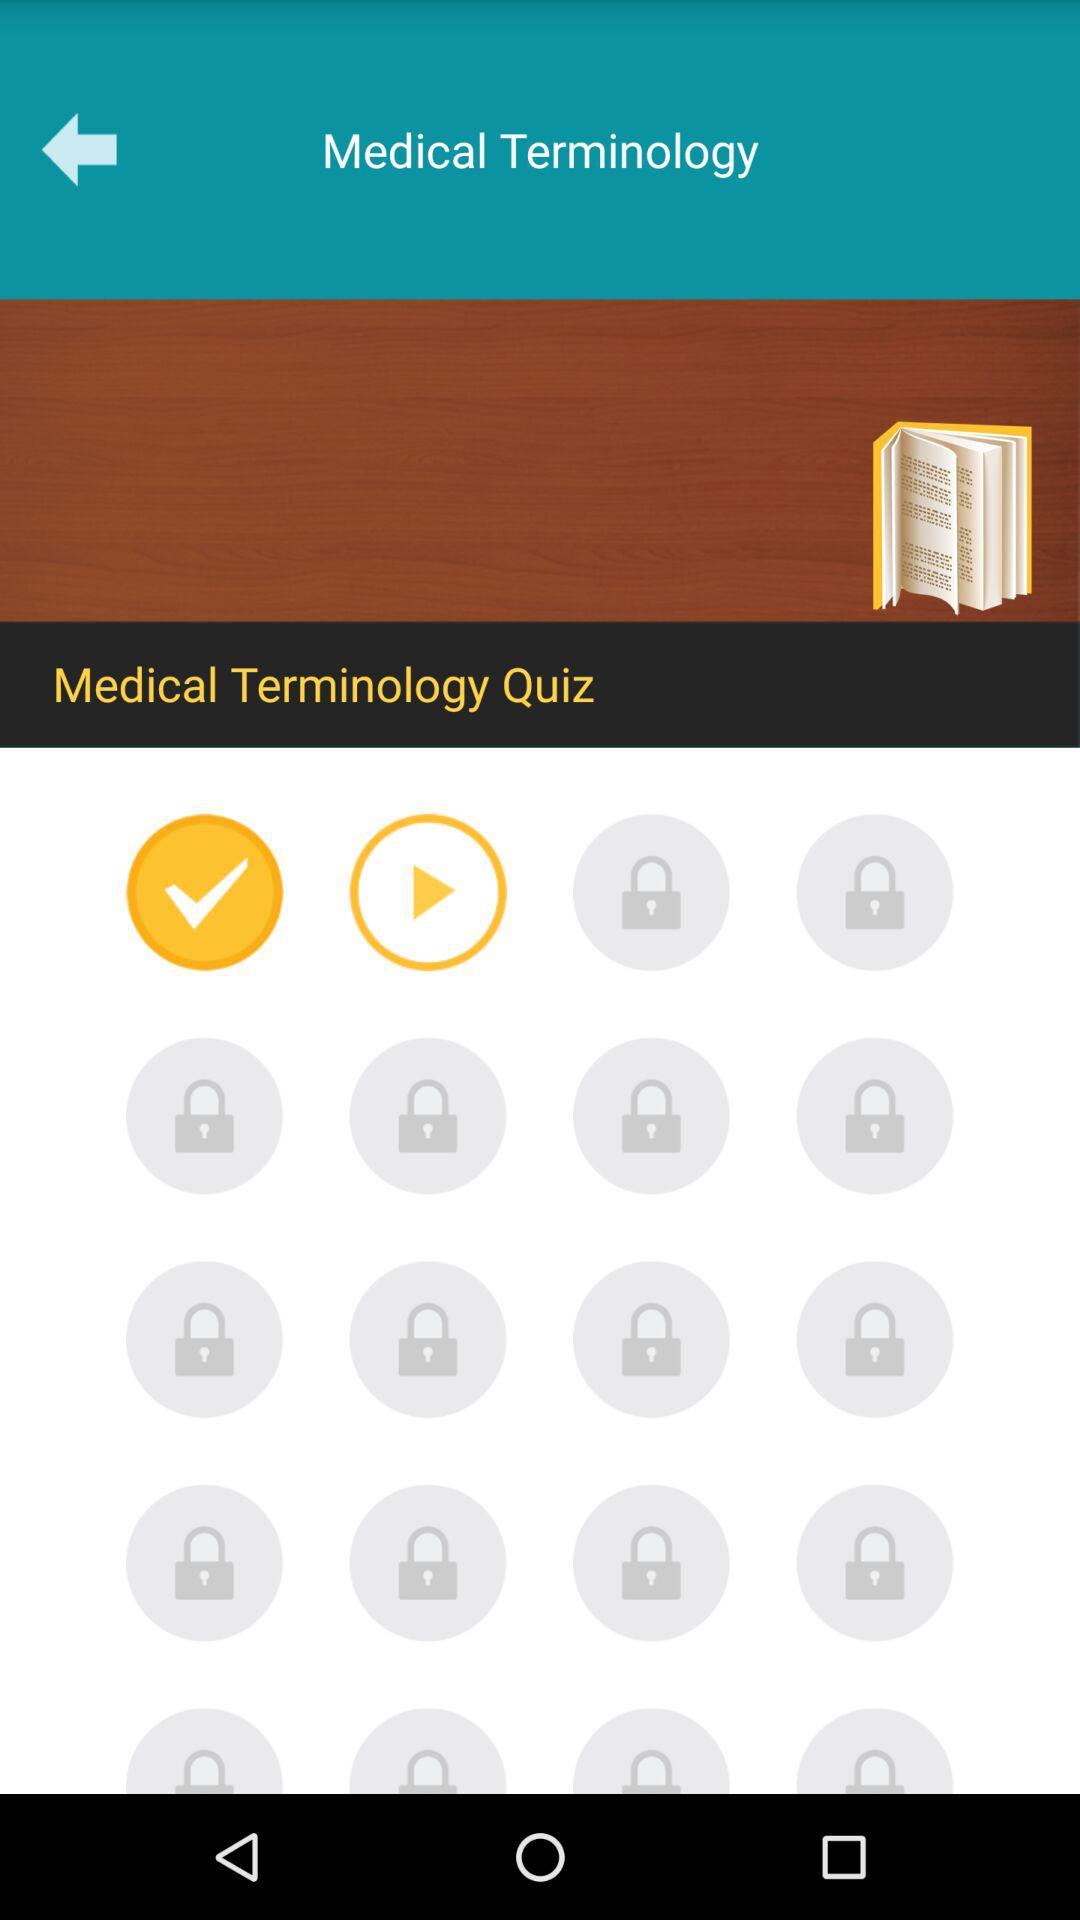 This screenshot has height=1920, width=1080. What do you see at coordinates (874, 1749) in the screenshot?
I see `locked until other games completed` at bounding box center [874, 1749].